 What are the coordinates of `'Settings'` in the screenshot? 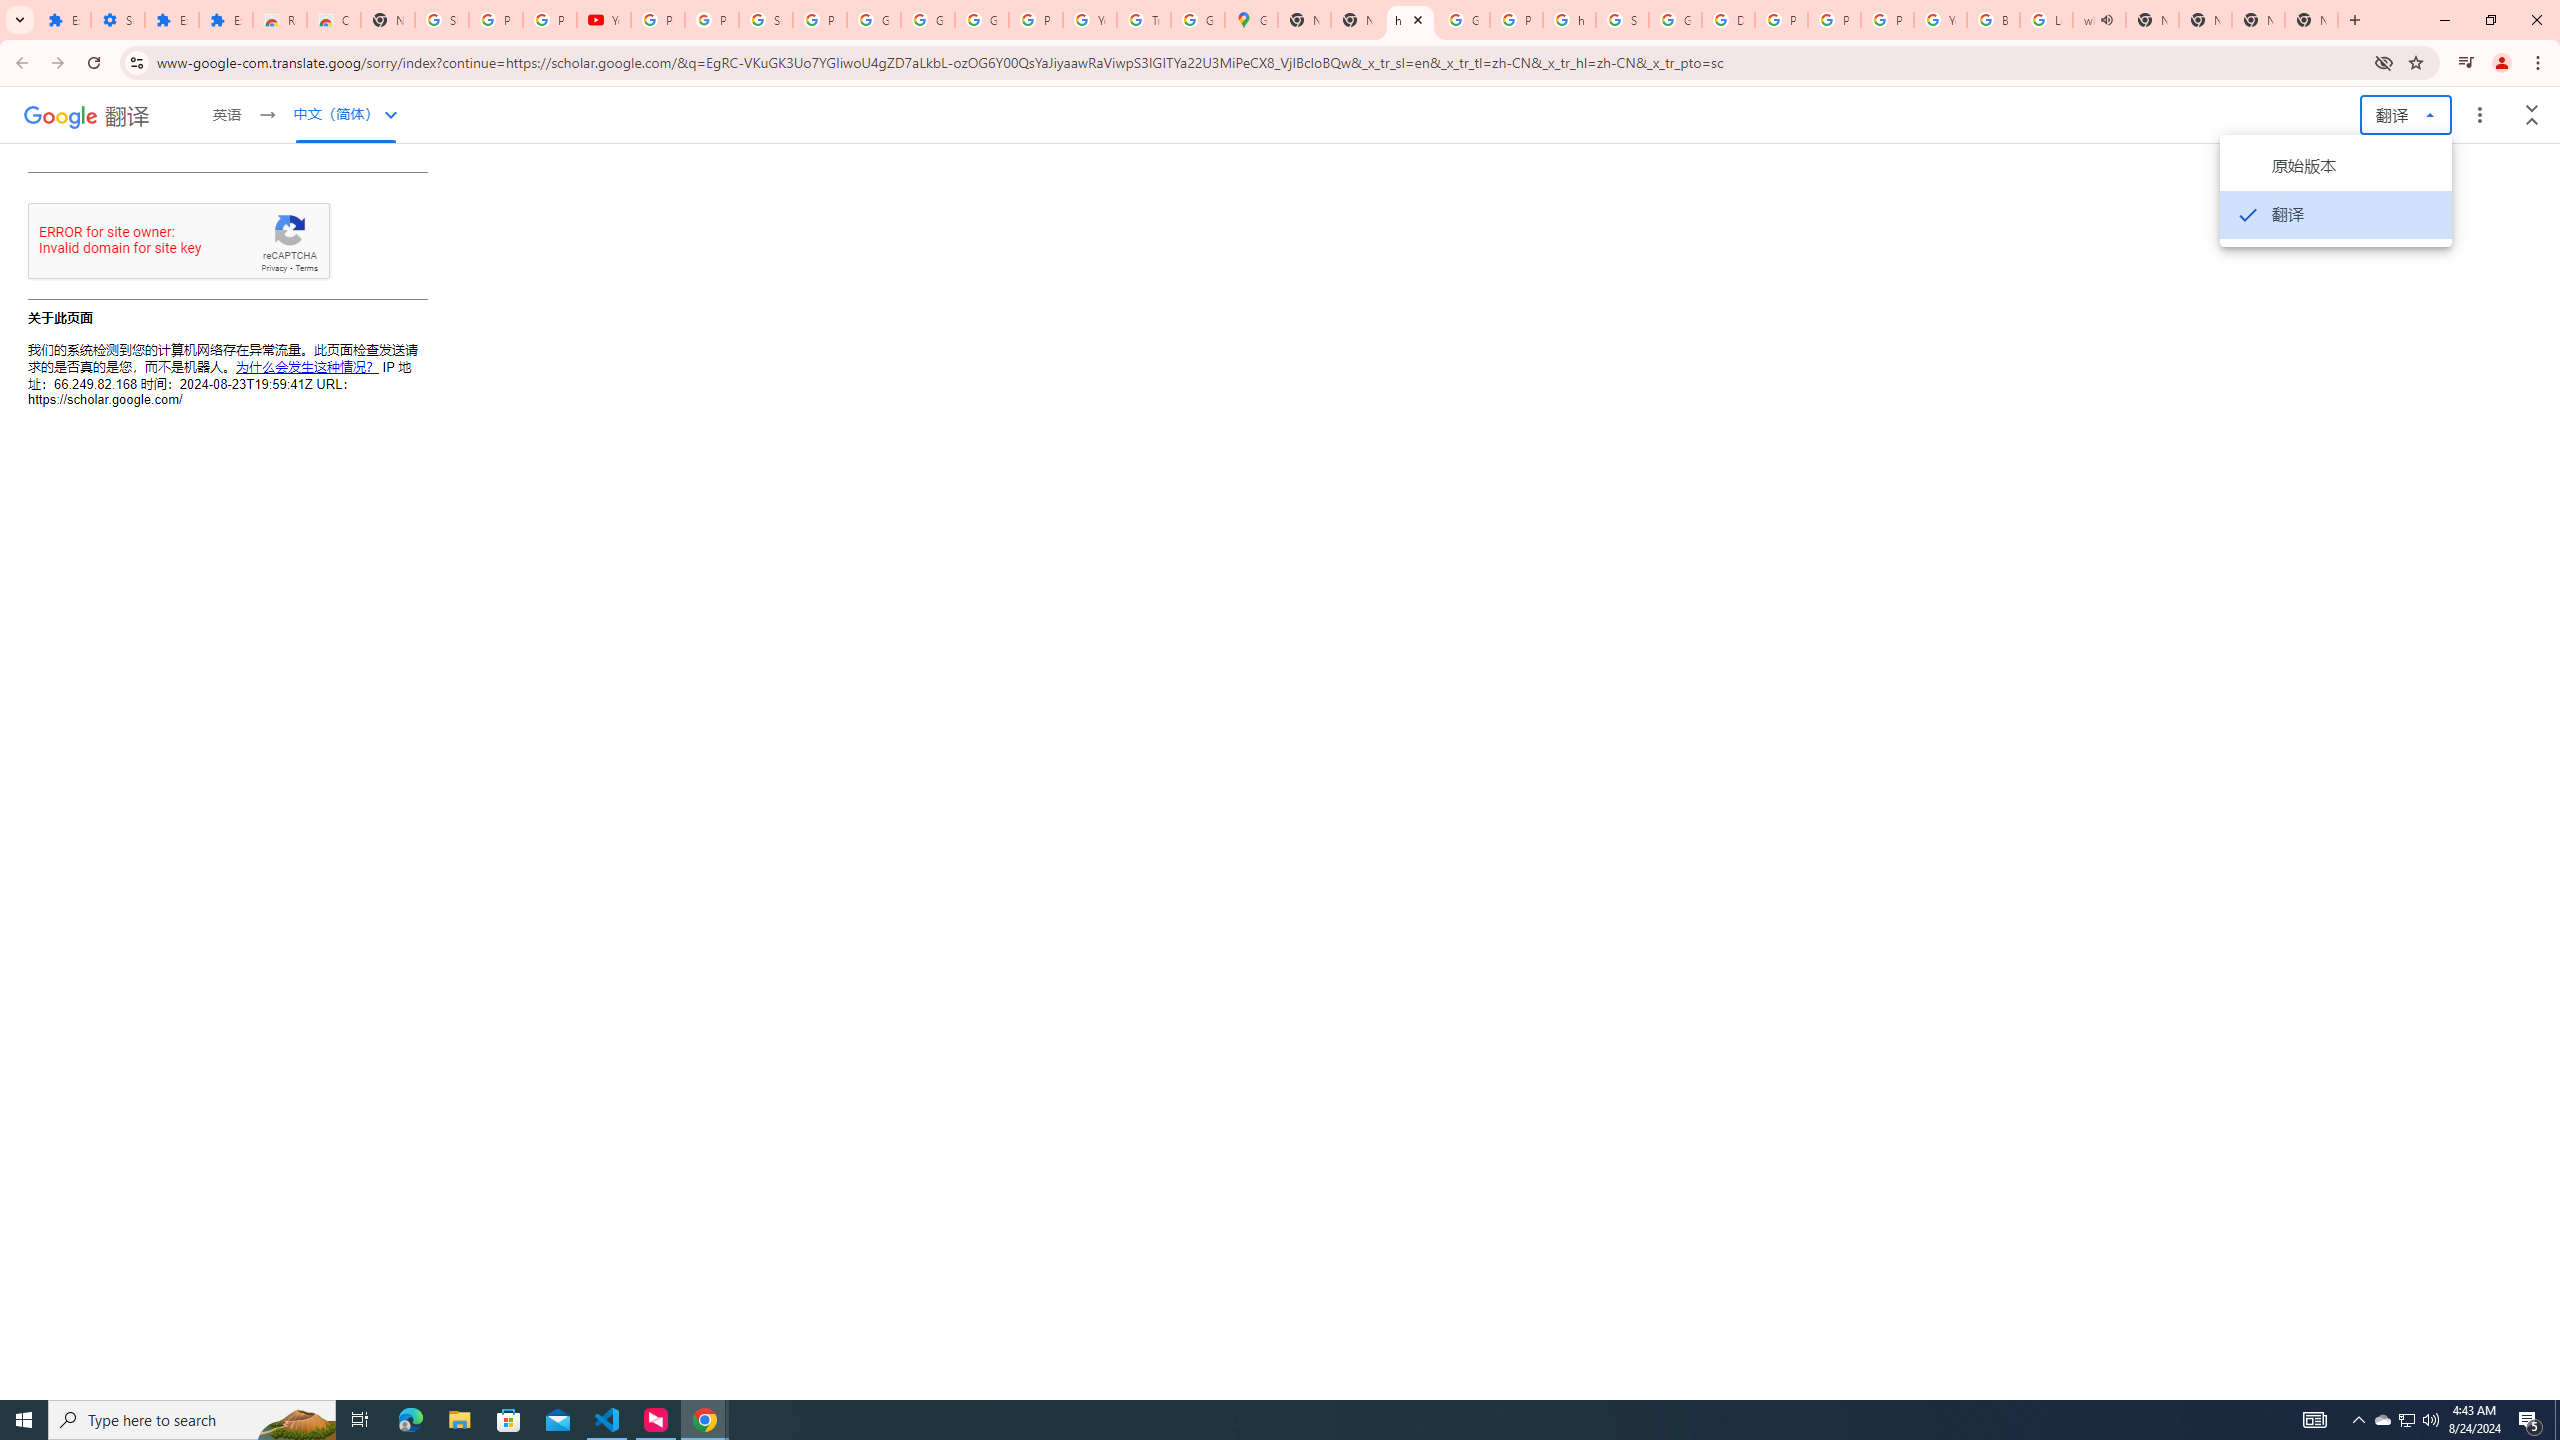 It's located at (117, 19).